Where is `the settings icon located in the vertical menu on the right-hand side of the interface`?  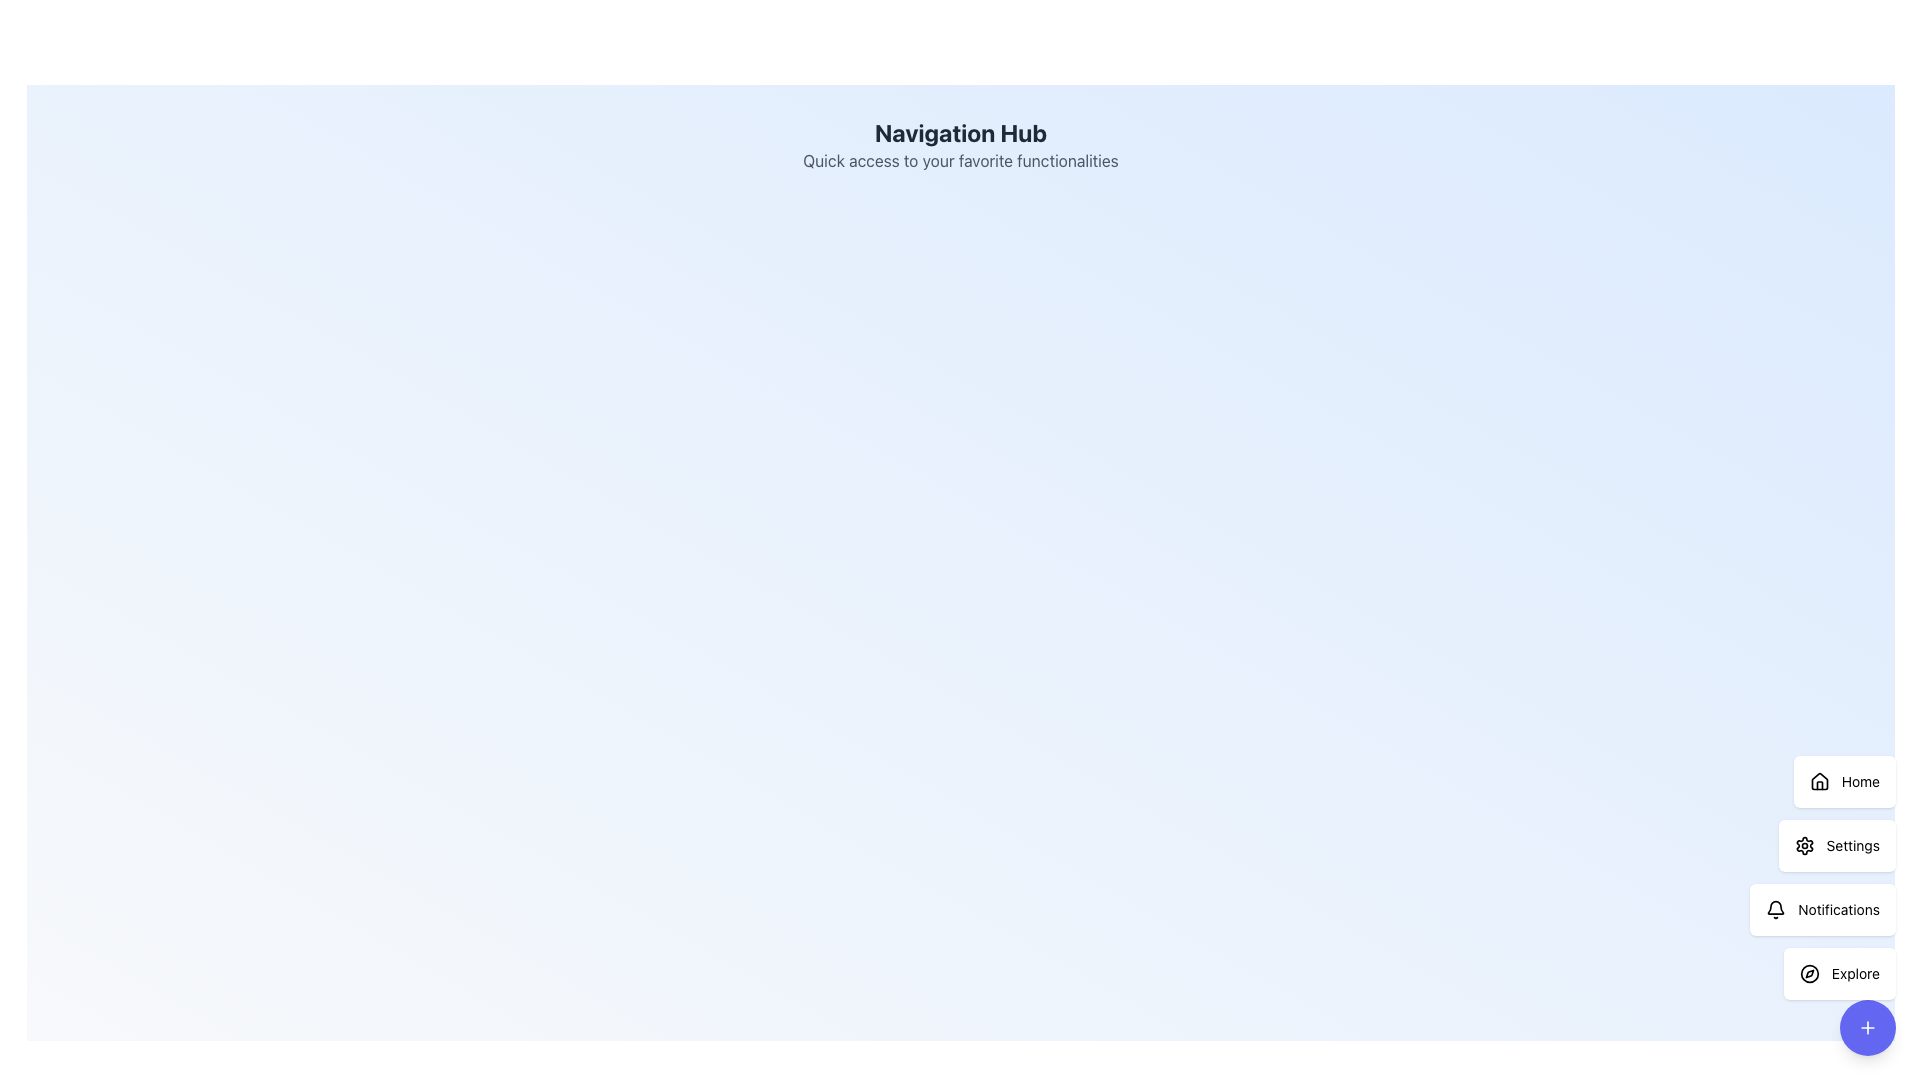
the settings icon located in the vertical menu on the right-hand side of the interface is located at coordinates (1804, 845).